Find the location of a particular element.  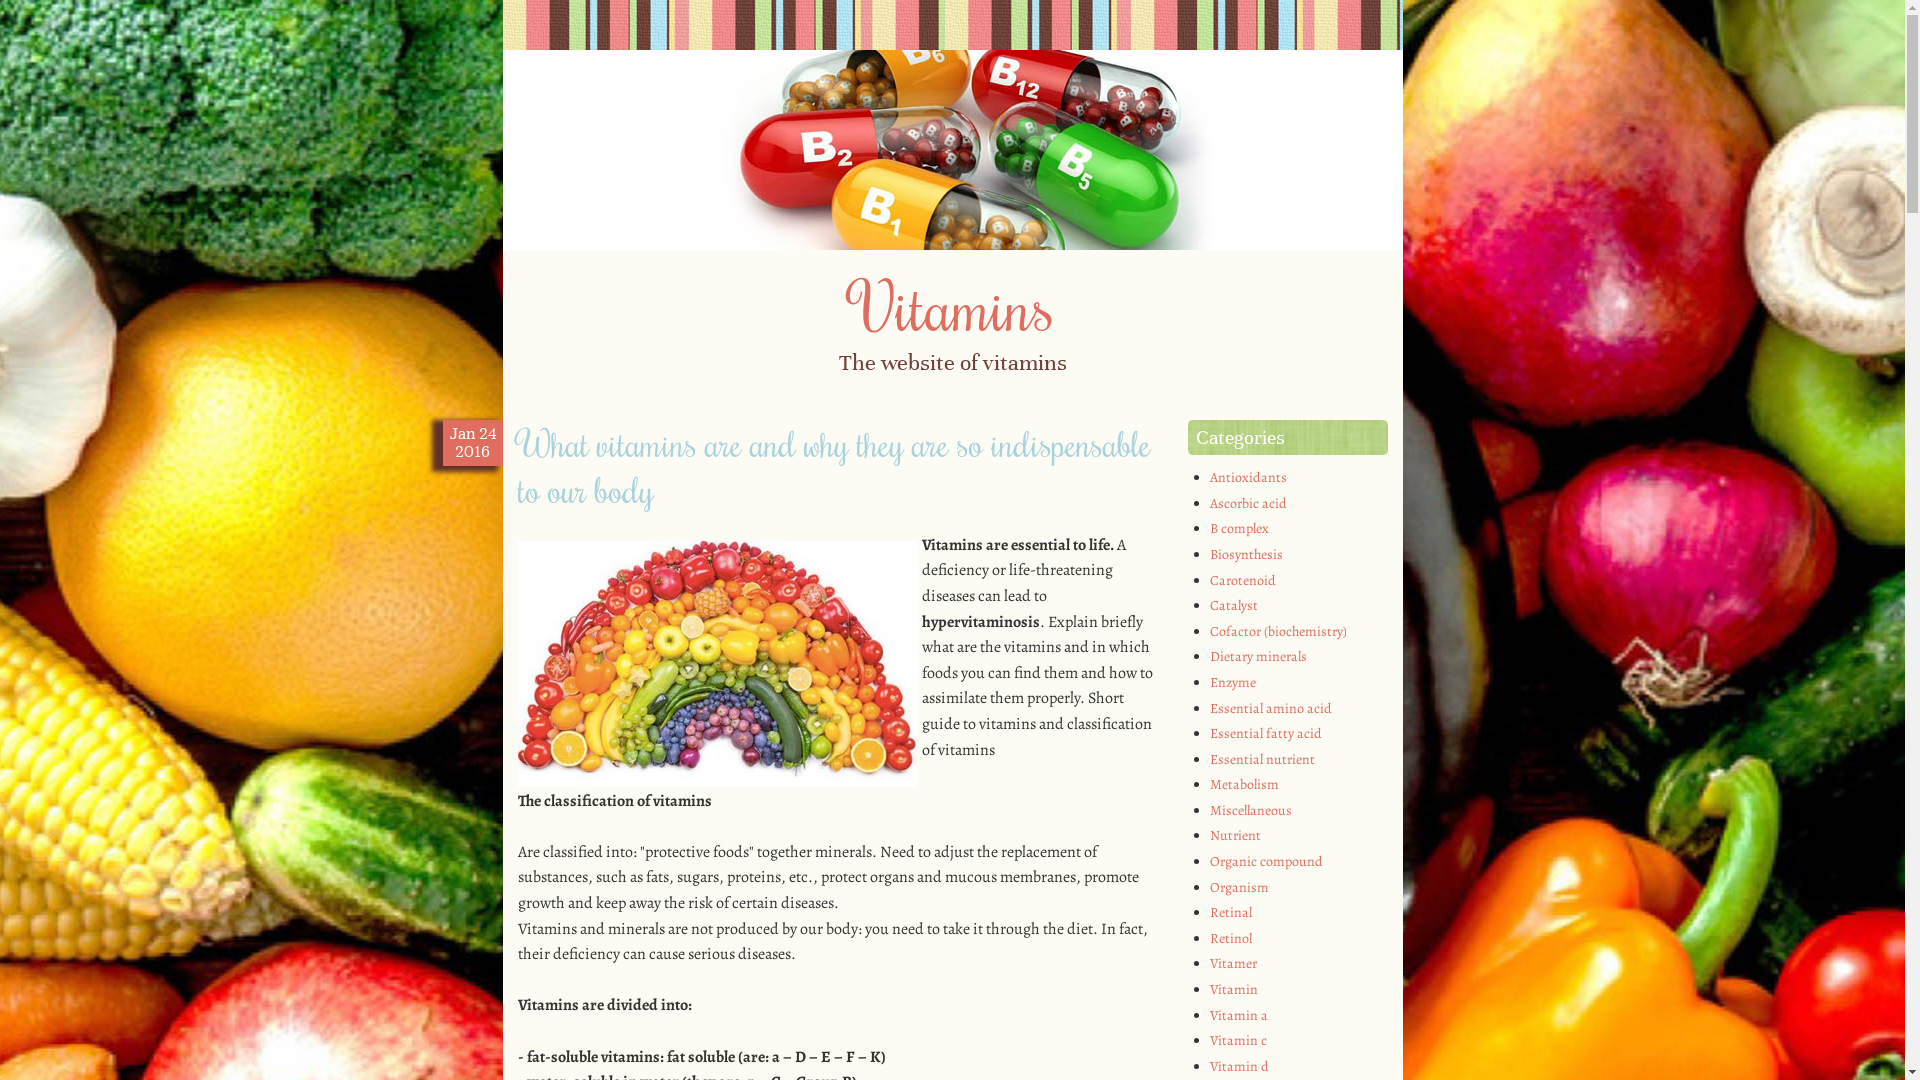

'Vitamer' is located at coordinates (1232, 962).